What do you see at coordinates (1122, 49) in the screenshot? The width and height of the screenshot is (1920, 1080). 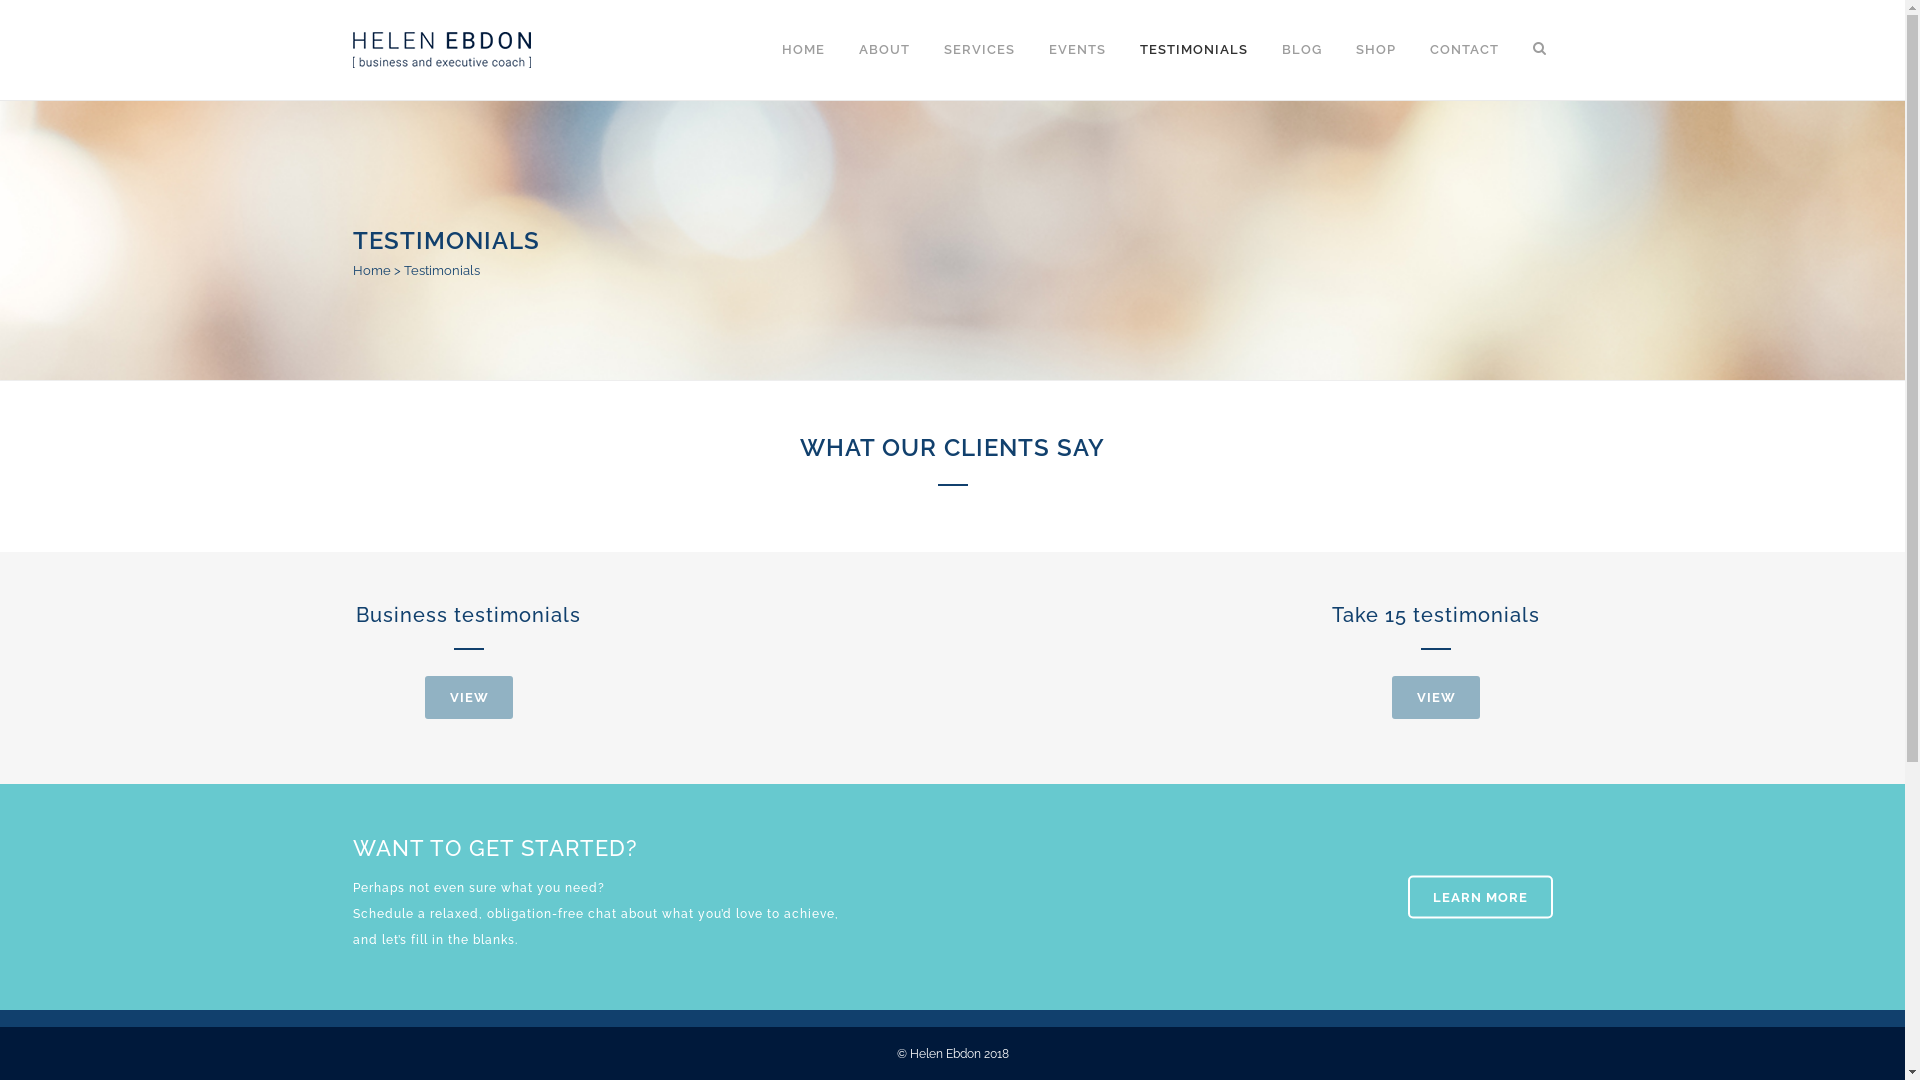 I see `'TESTIMONIALS'` at bounding box center [1122, 49].